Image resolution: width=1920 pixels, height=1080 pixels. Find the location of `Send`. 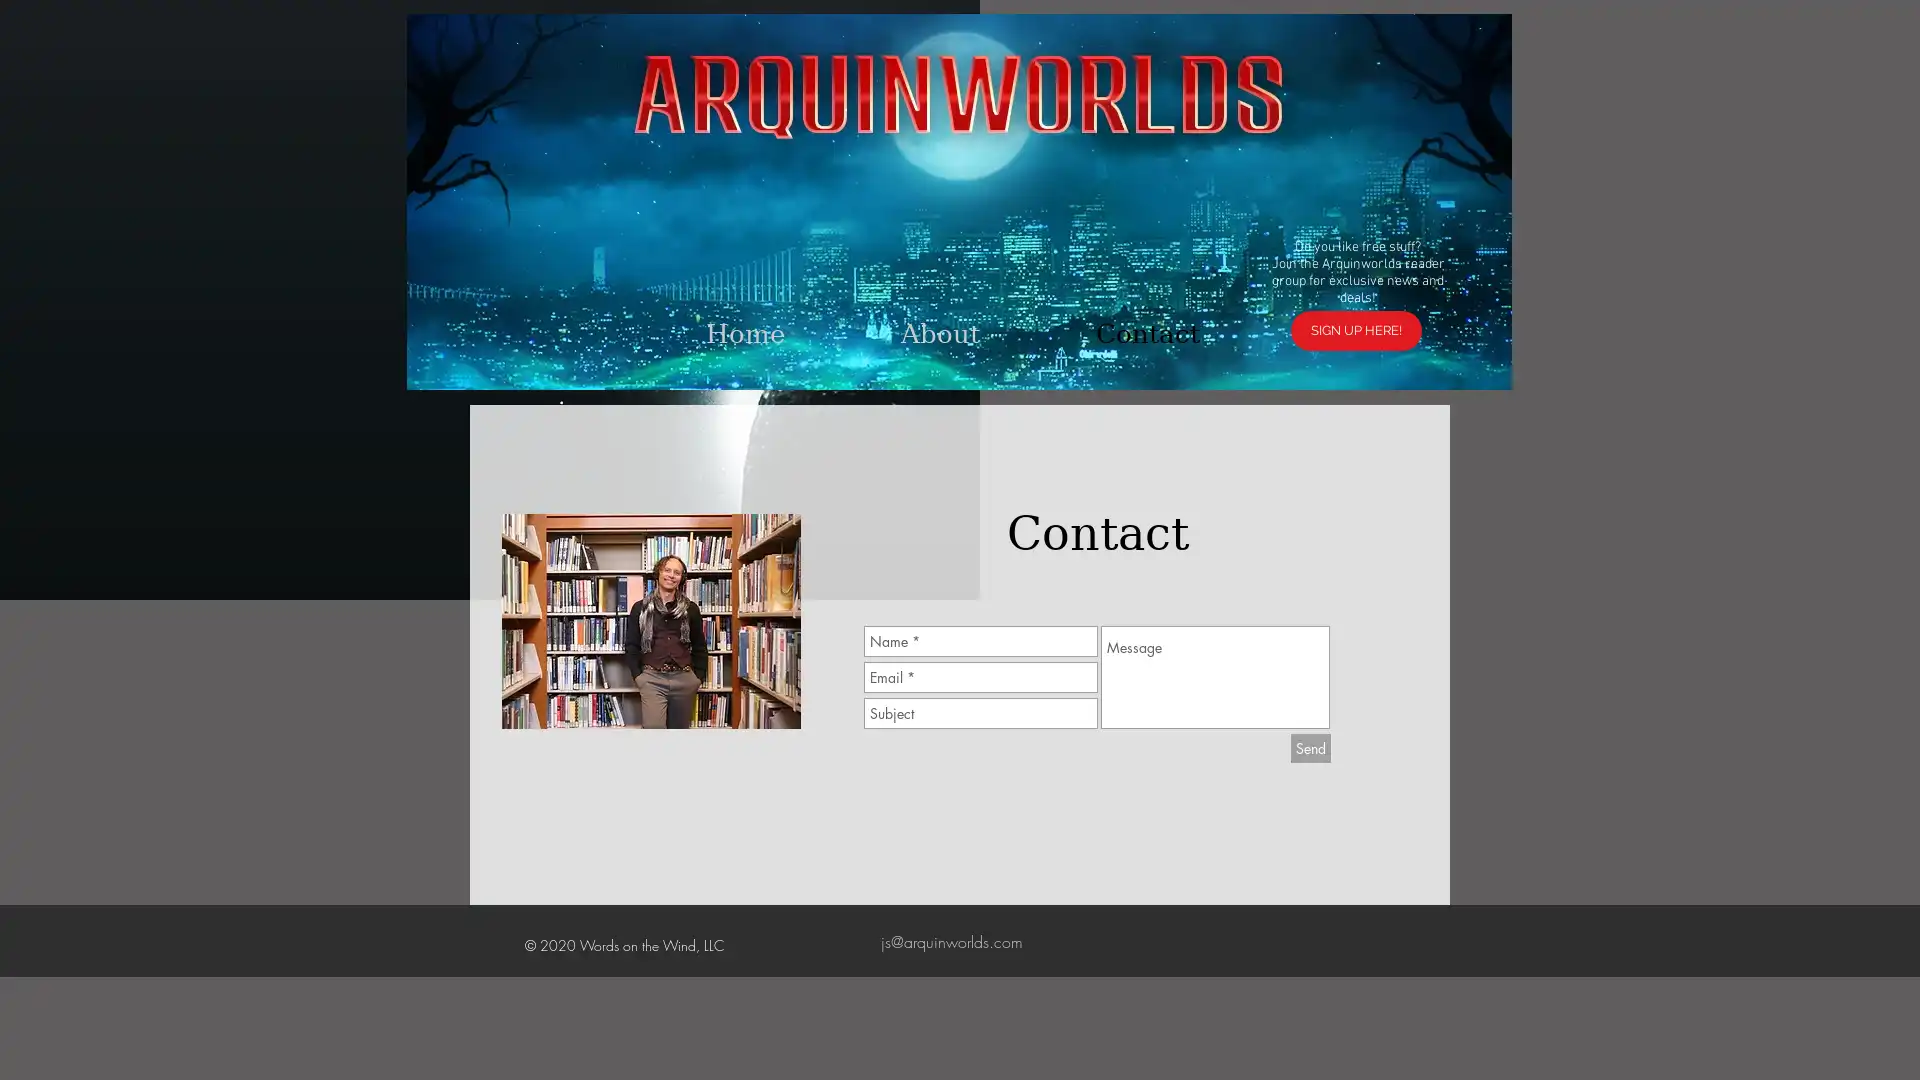

Send is located at coordinates (1310, 748).